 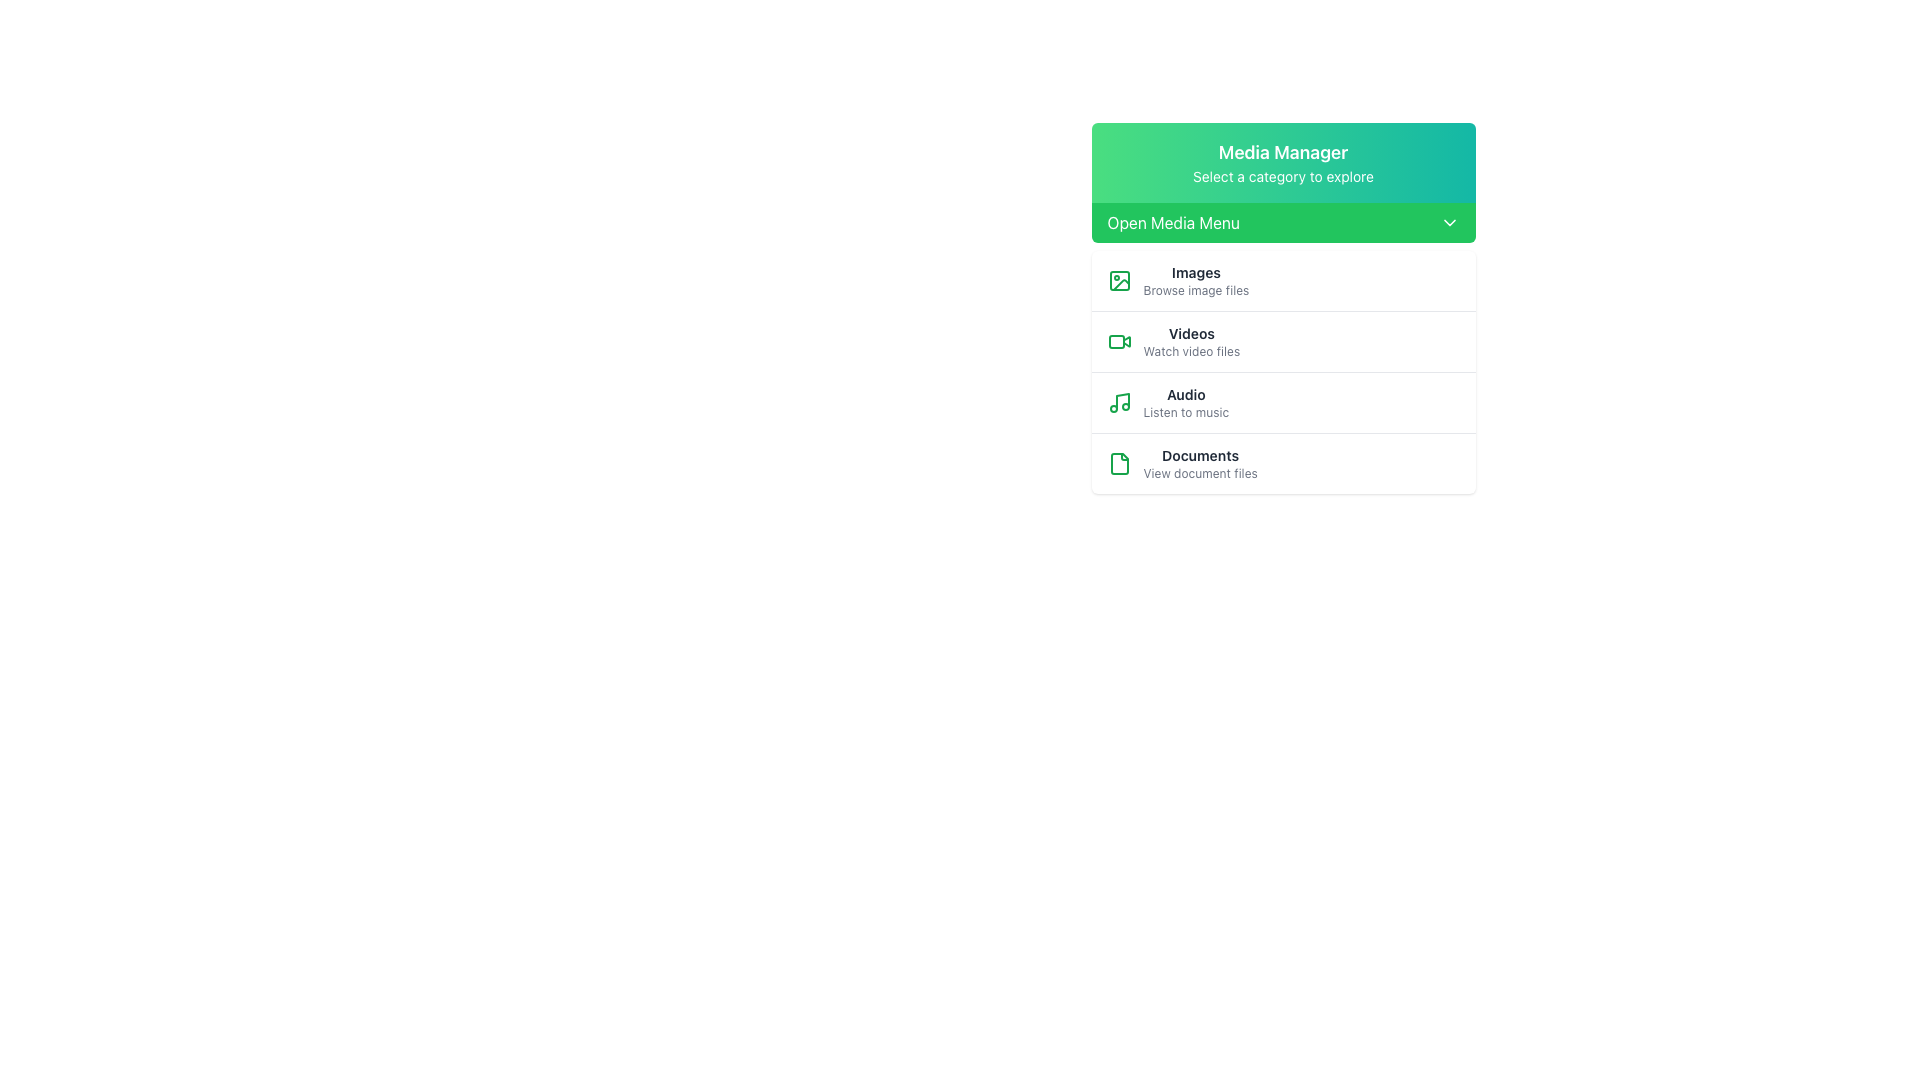 What do you see at coordinates (1283, 281) in the screenshot?
I see `the first menu item under the 'Open Media Menu', which serves as a visual indicator for browsing image files` at bounding box center [1283, 281].